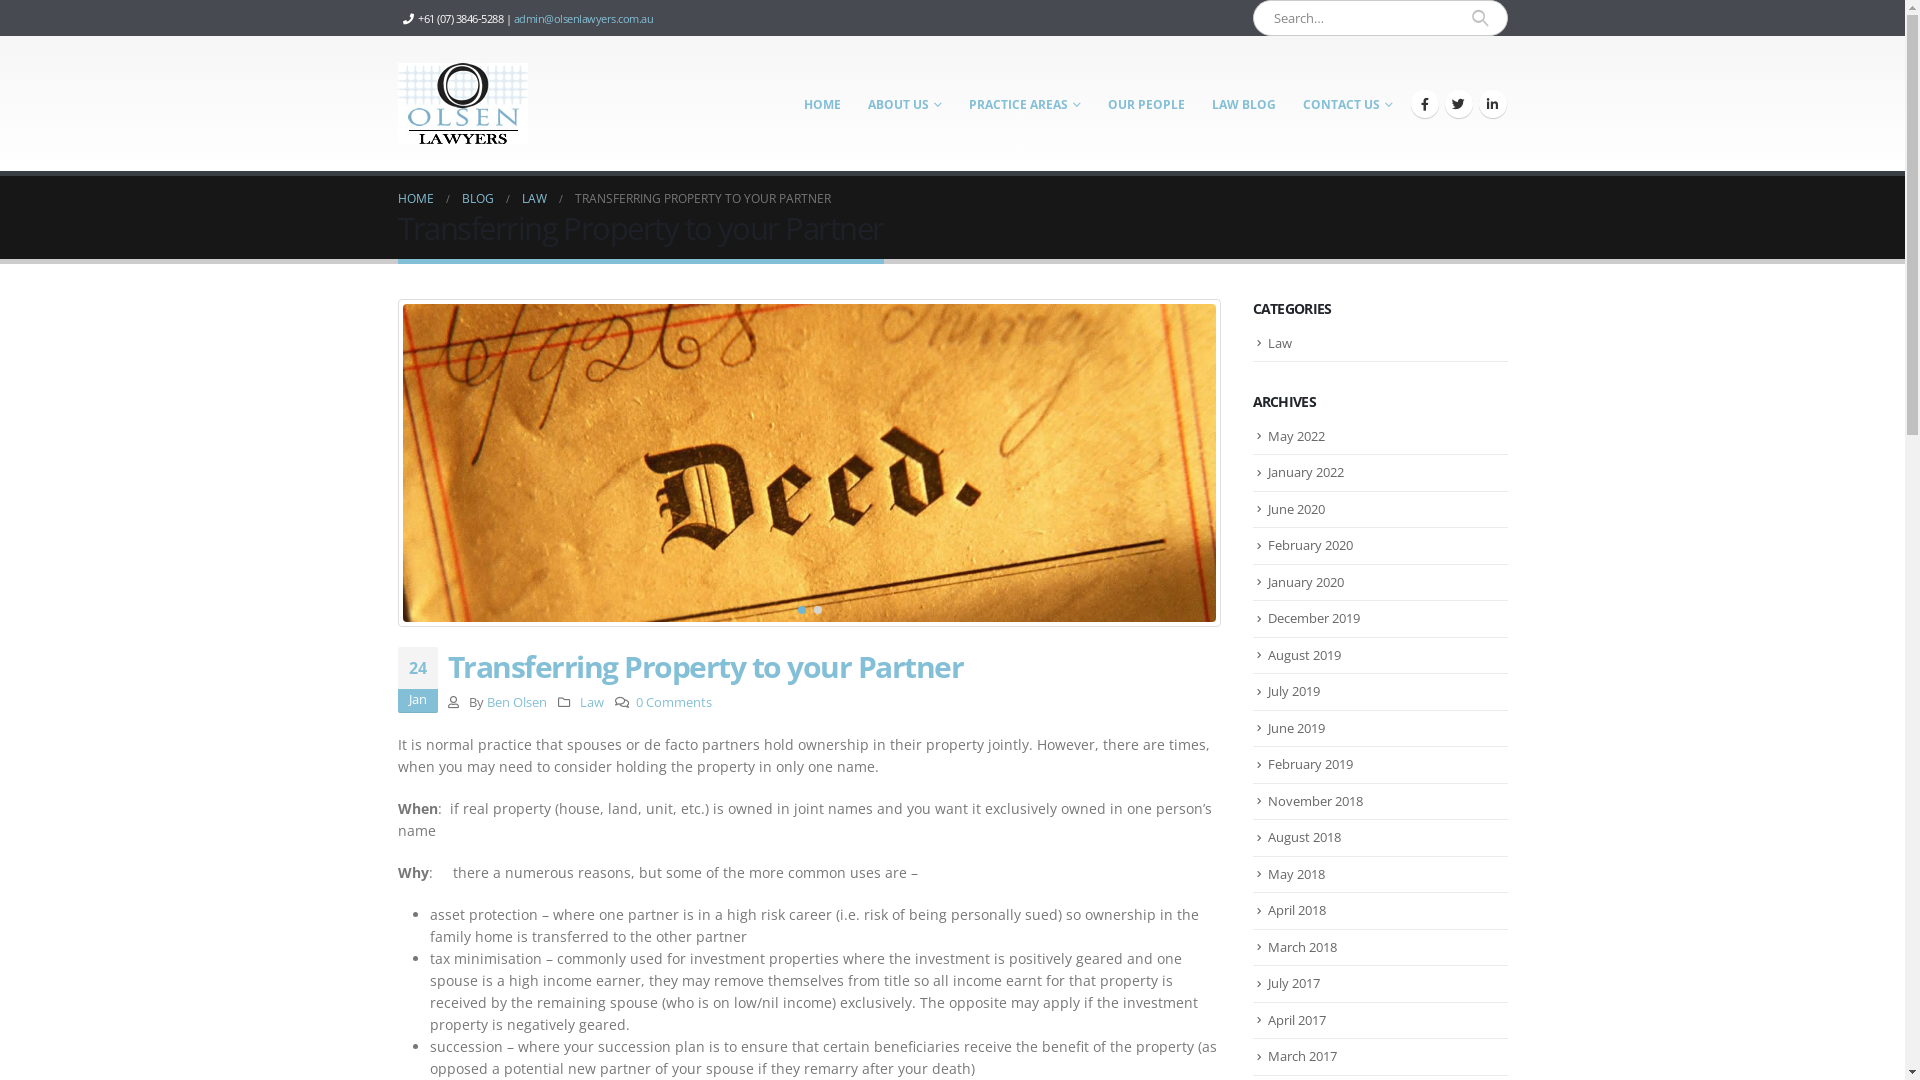 The height and width of the screenshot is (1080, 1920). I want to click on 'LAW', so click(534, 199).